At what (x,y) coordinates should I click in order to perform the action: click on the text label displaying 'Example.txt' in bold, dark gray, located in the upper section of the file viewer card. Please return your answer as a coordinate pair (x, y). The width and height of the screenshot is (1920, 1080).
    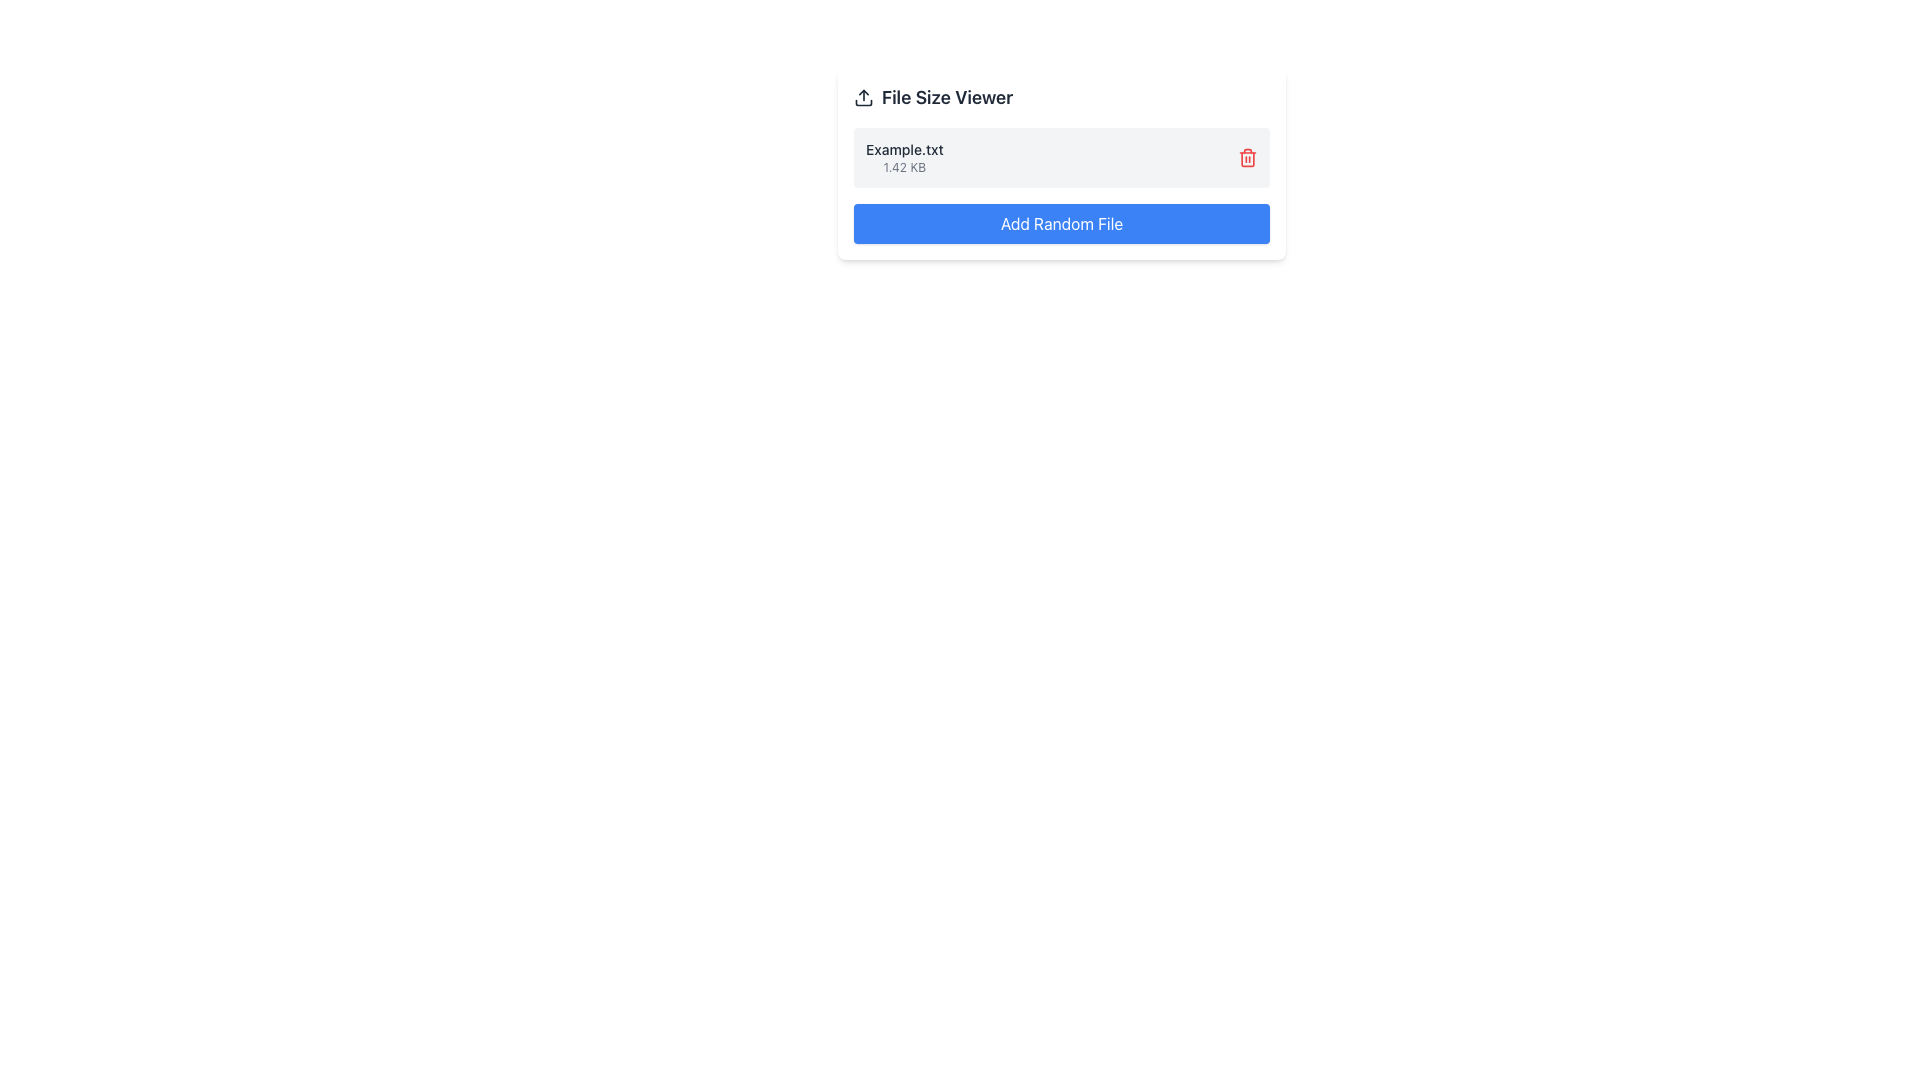
    Looking at the image, I should click on (903, 149).